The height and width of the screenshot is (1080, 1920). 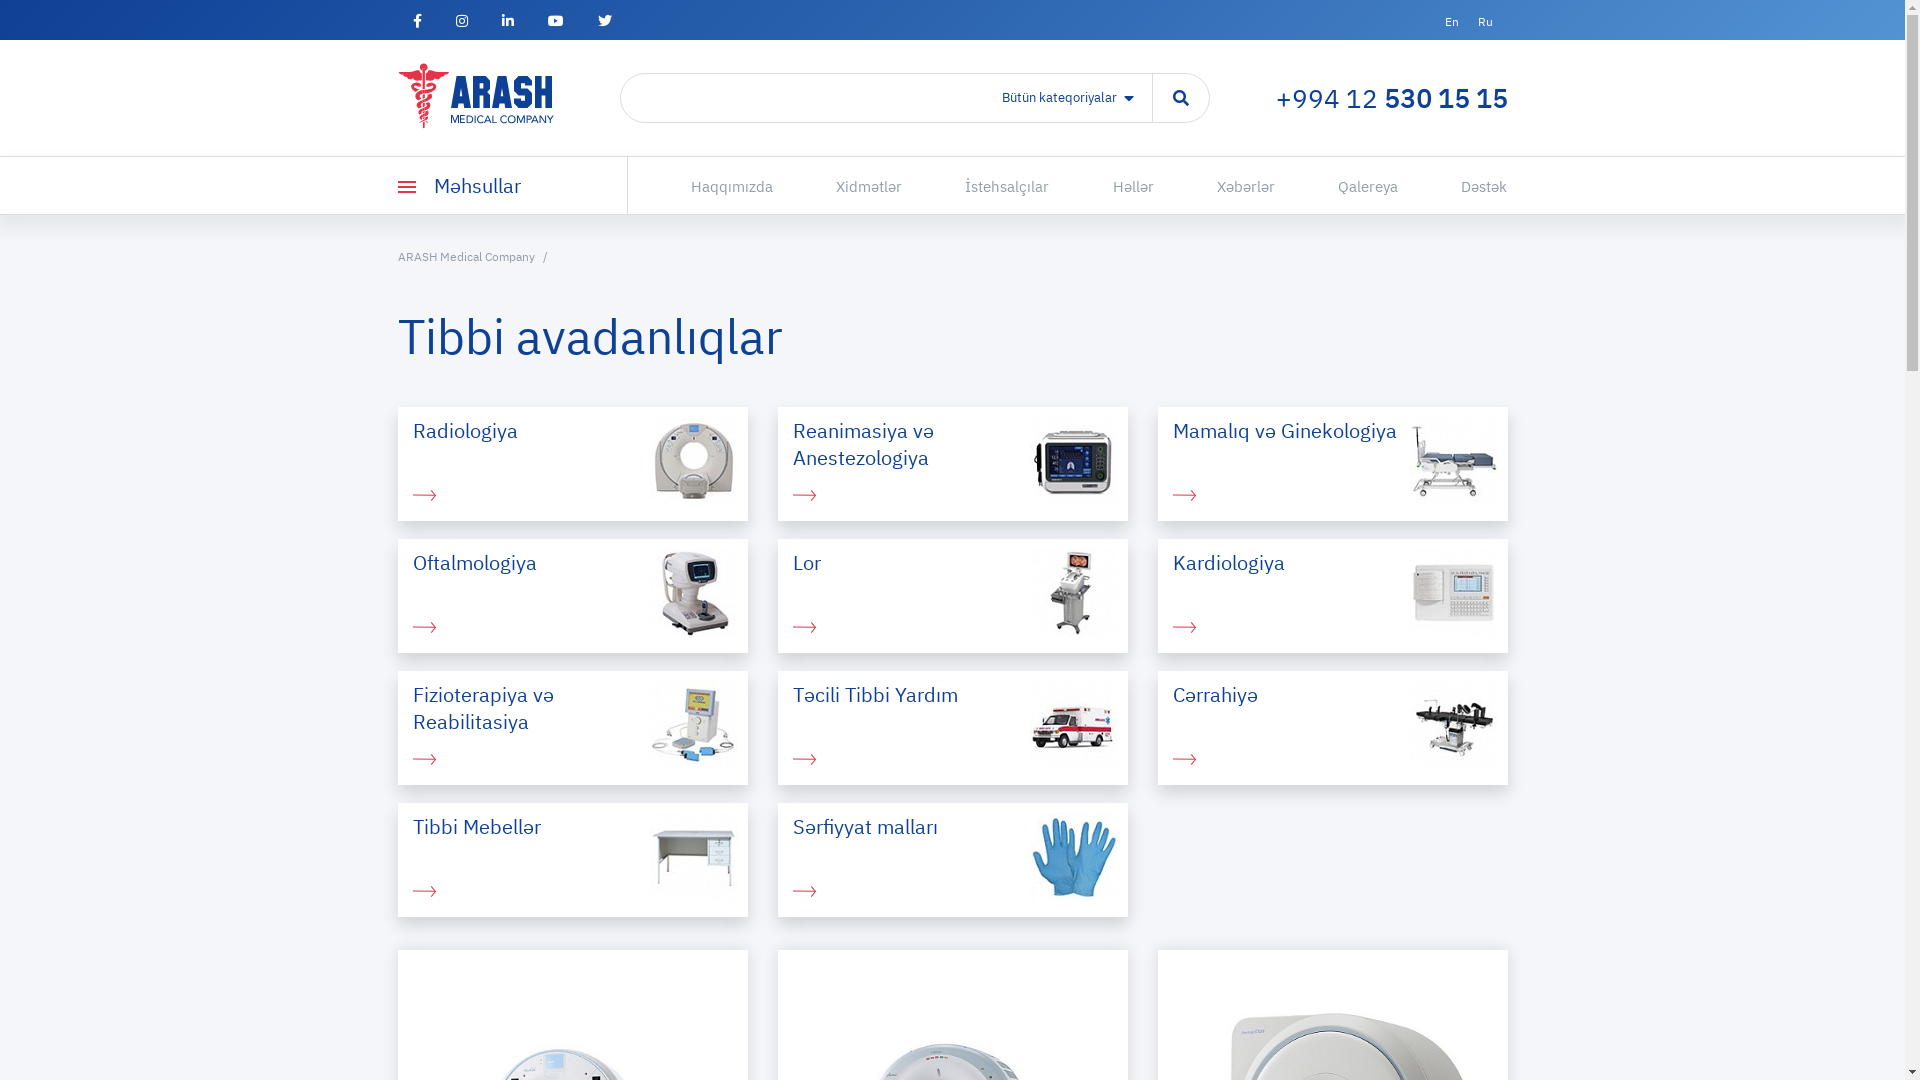 What do you see at coordinates (952, 595) in the screenshot?
I see `'Lor'` at bounding box center [952, 595].